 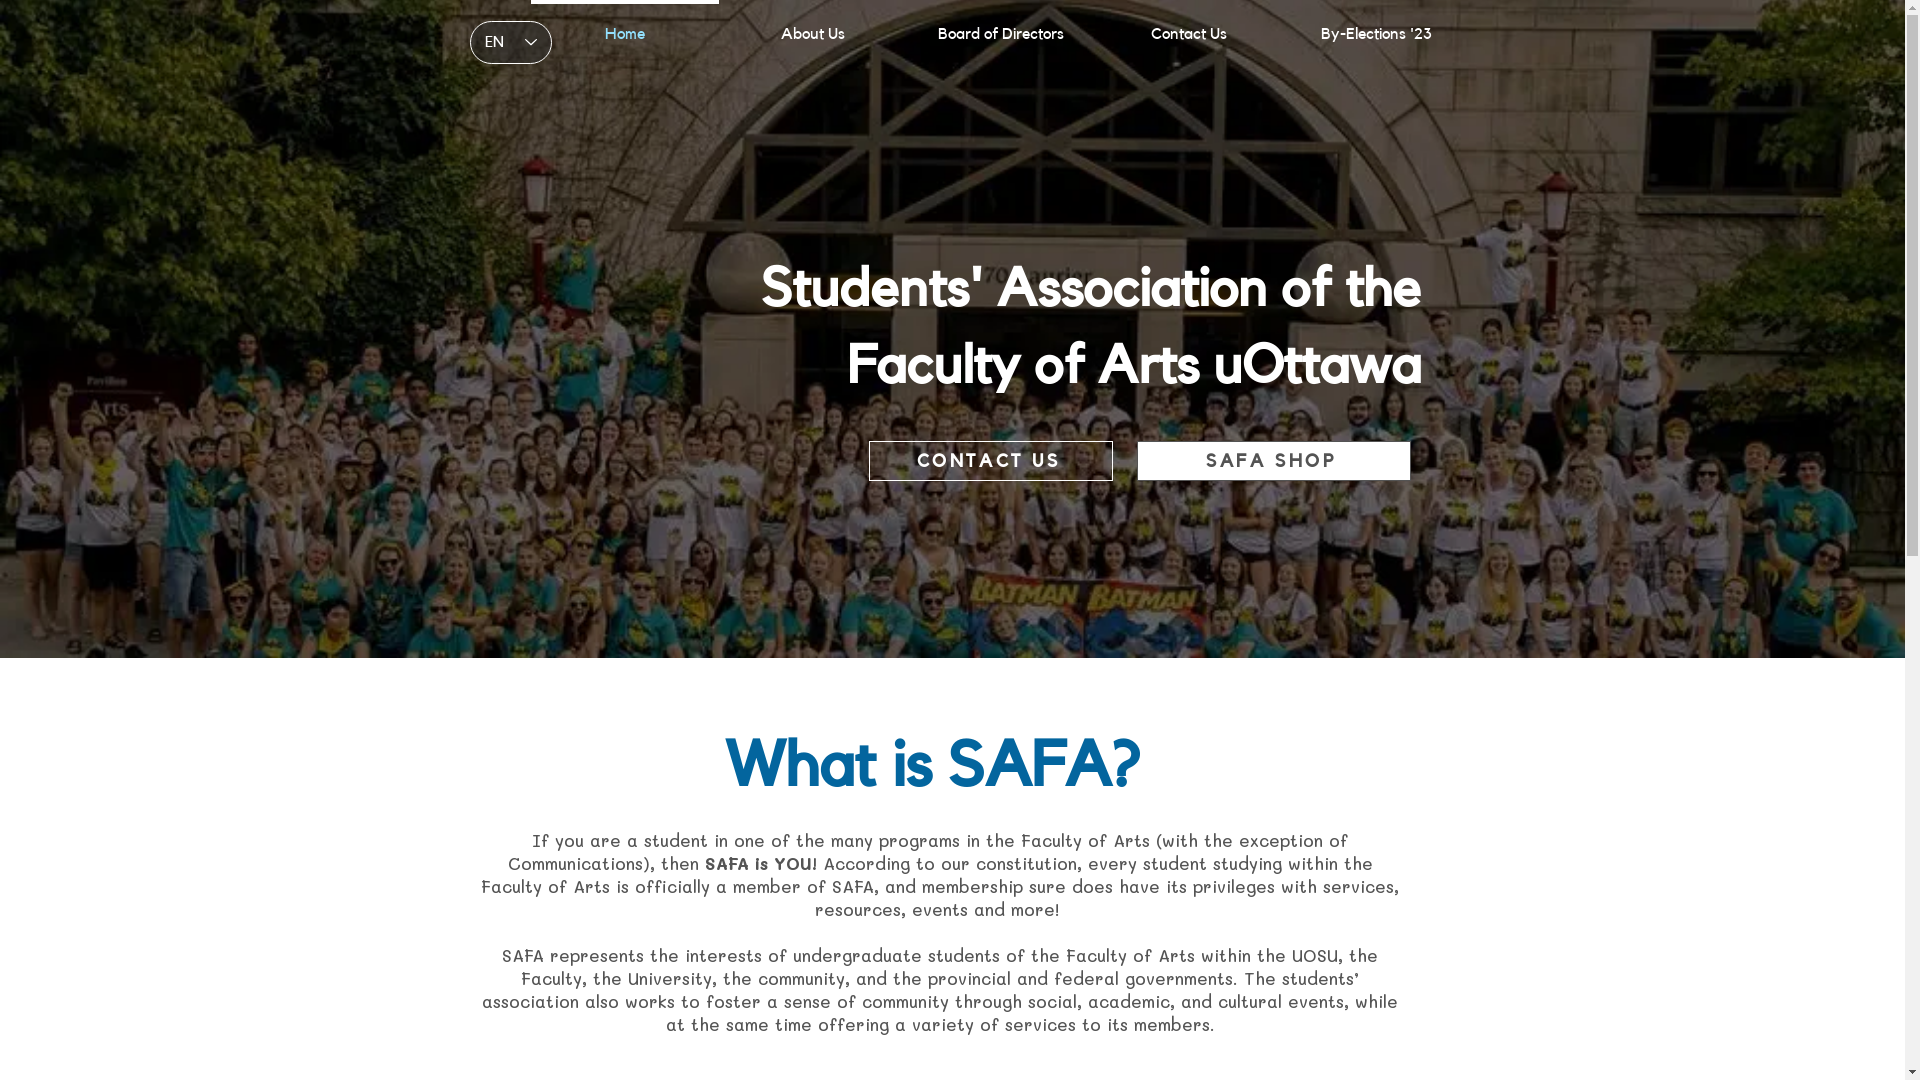 What do you see at coordinates (905, 24) in the screenshot?
I see `'Board of Directors'` at bounding box center [905, 24].